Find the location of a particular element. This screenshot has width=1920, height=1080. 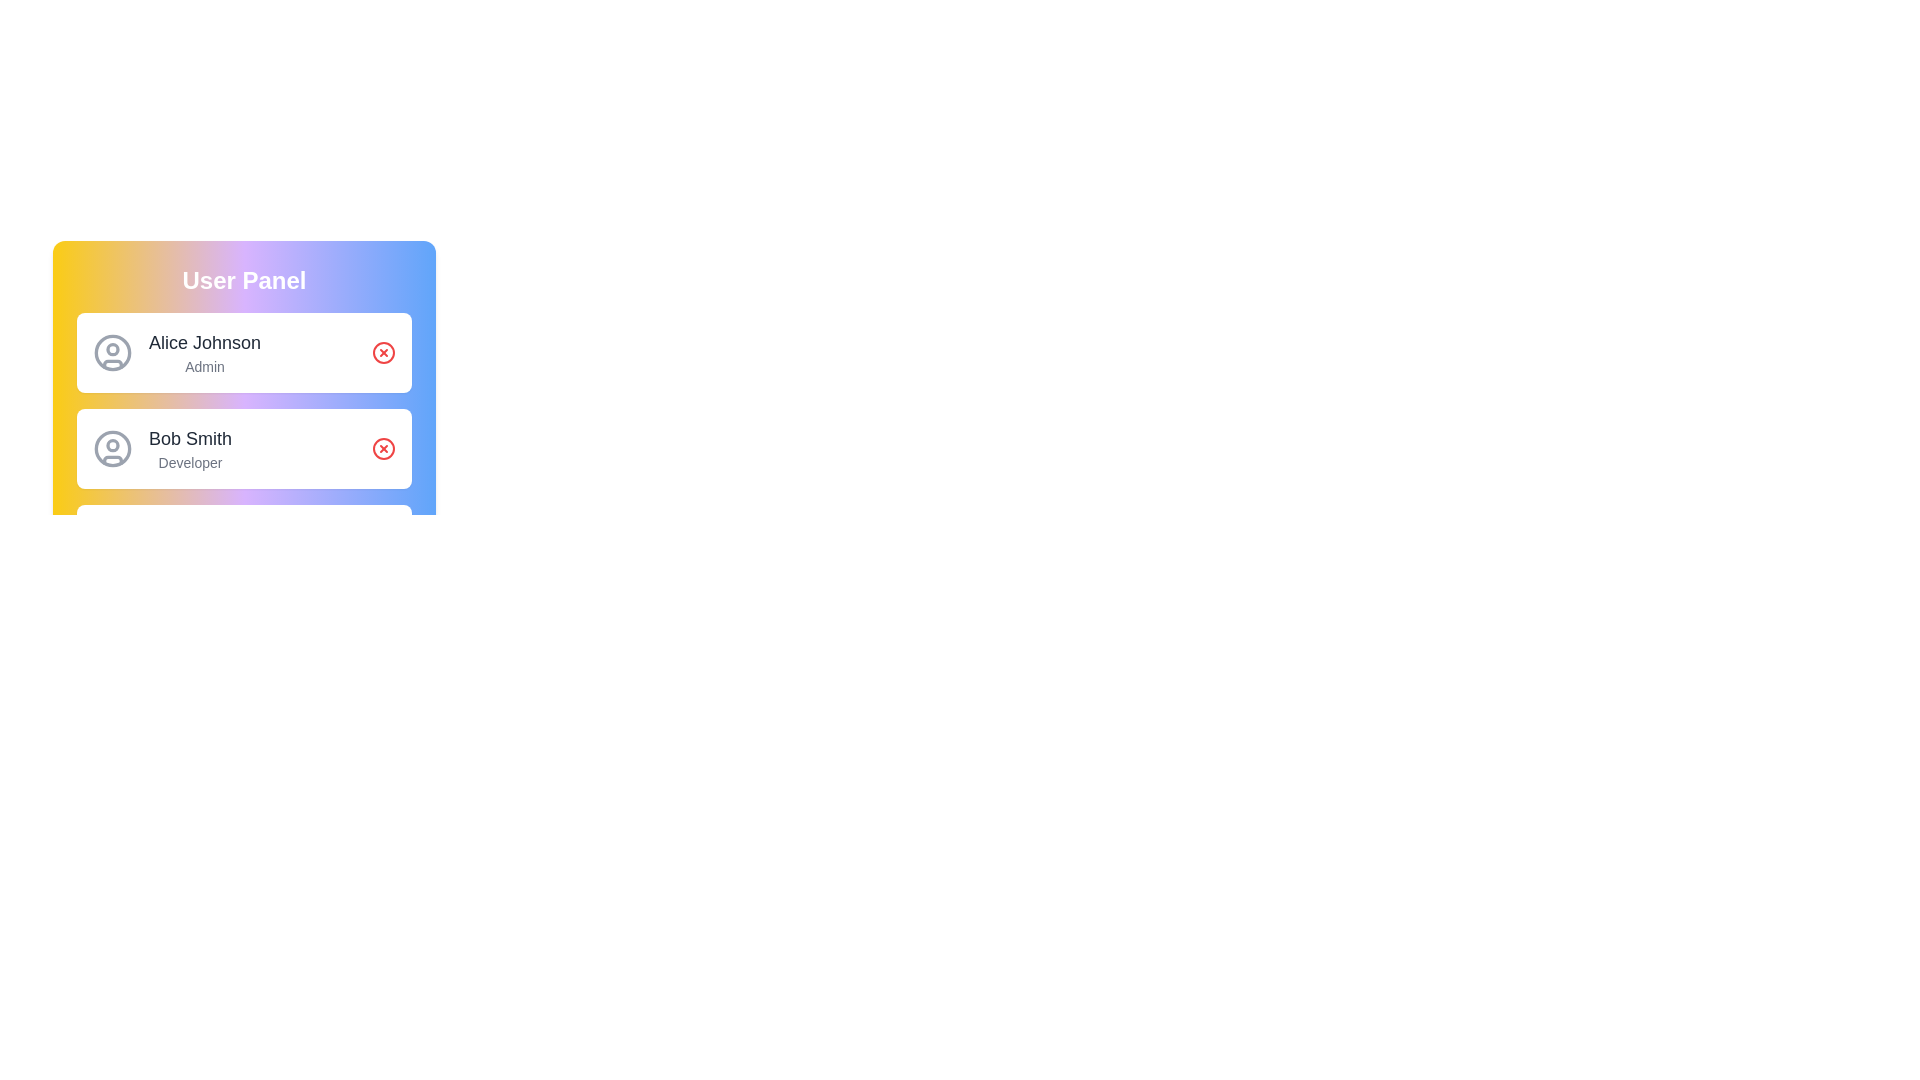

the non-interactive text label displaying the role 'Developer' located below 'Bob Smith' in the User Panel section is located at coordinates (190, 462).